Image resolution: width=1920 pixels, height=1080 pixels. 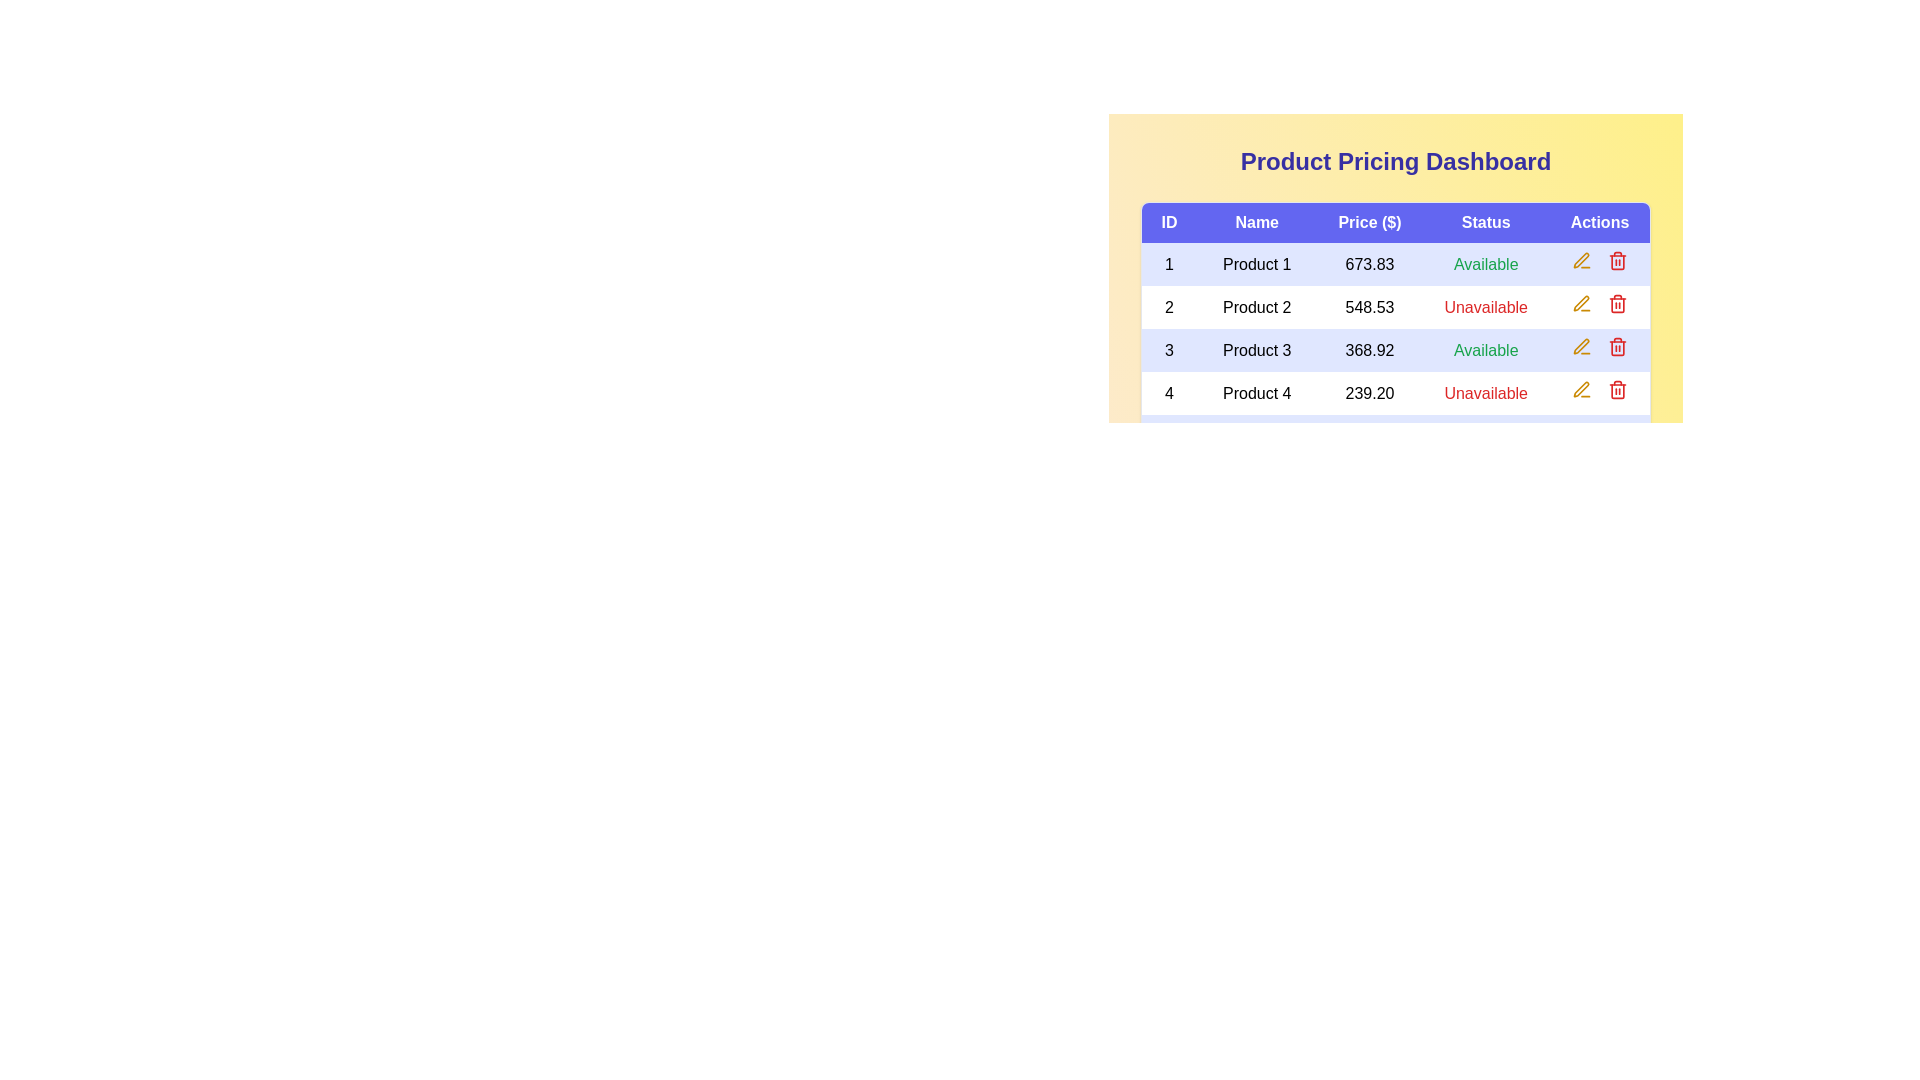 I want to click on the 'Edit' button for product 1, so click(x=1580, y=260).